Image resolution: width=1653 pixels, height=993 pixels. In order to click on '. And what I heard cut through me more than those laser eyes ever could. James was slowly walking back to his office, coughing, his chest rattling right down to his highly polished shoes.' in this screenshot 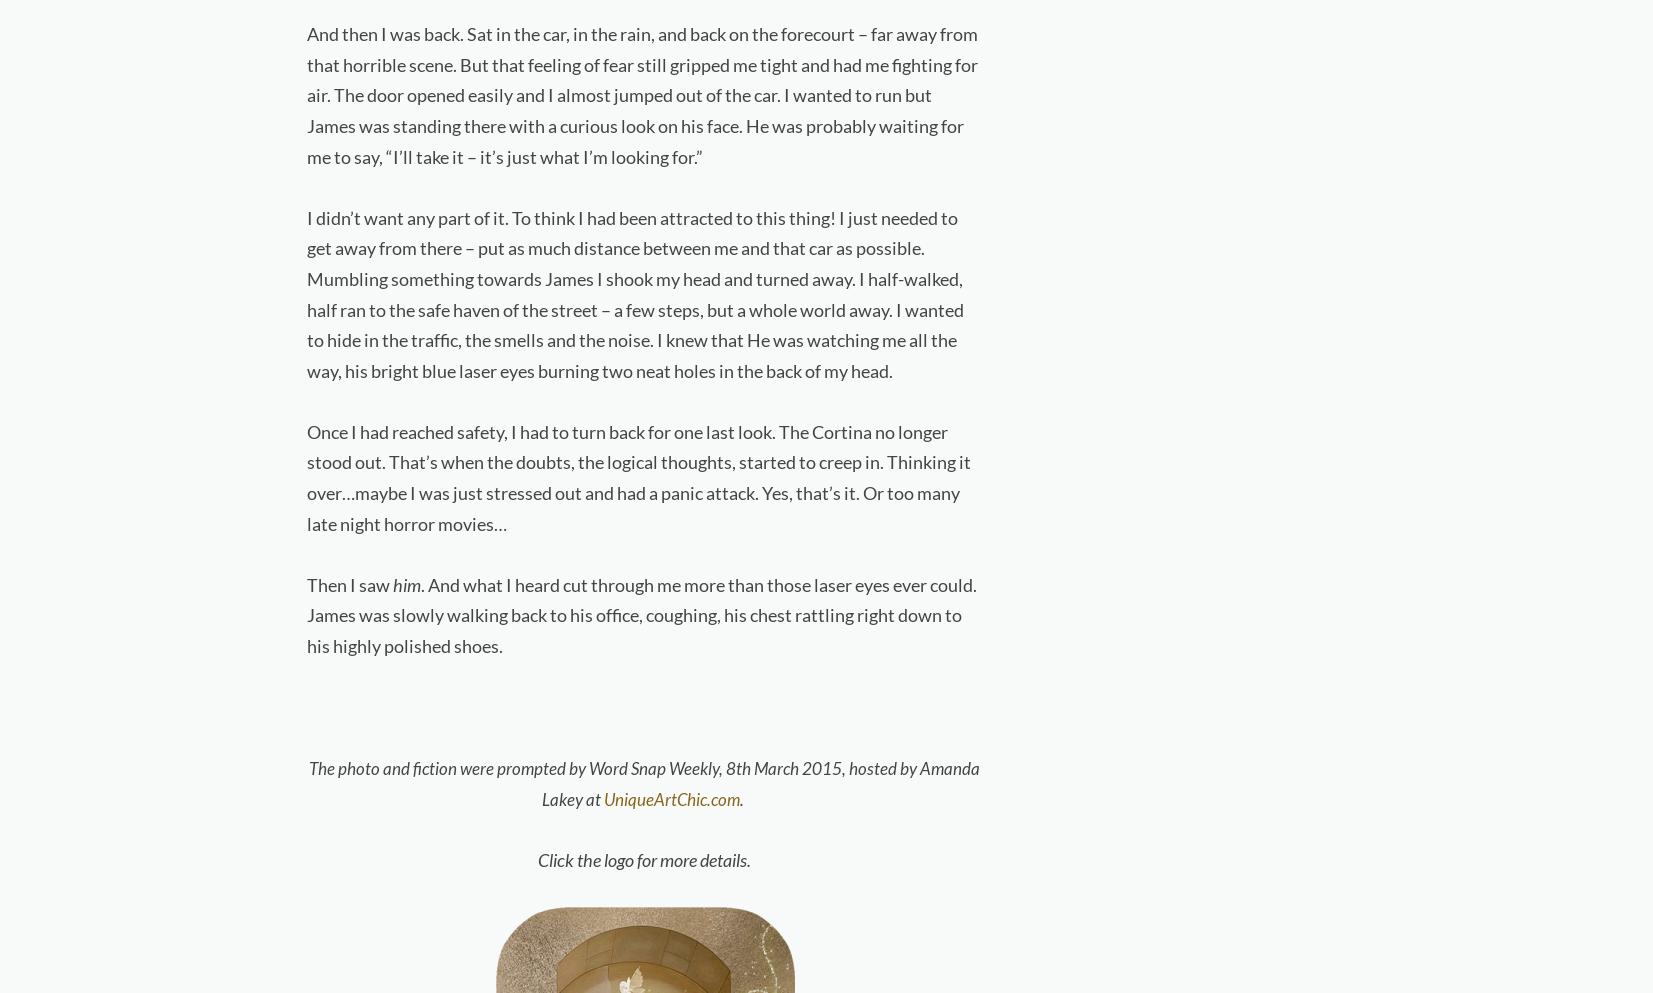, I will do `click(640, 613)`.